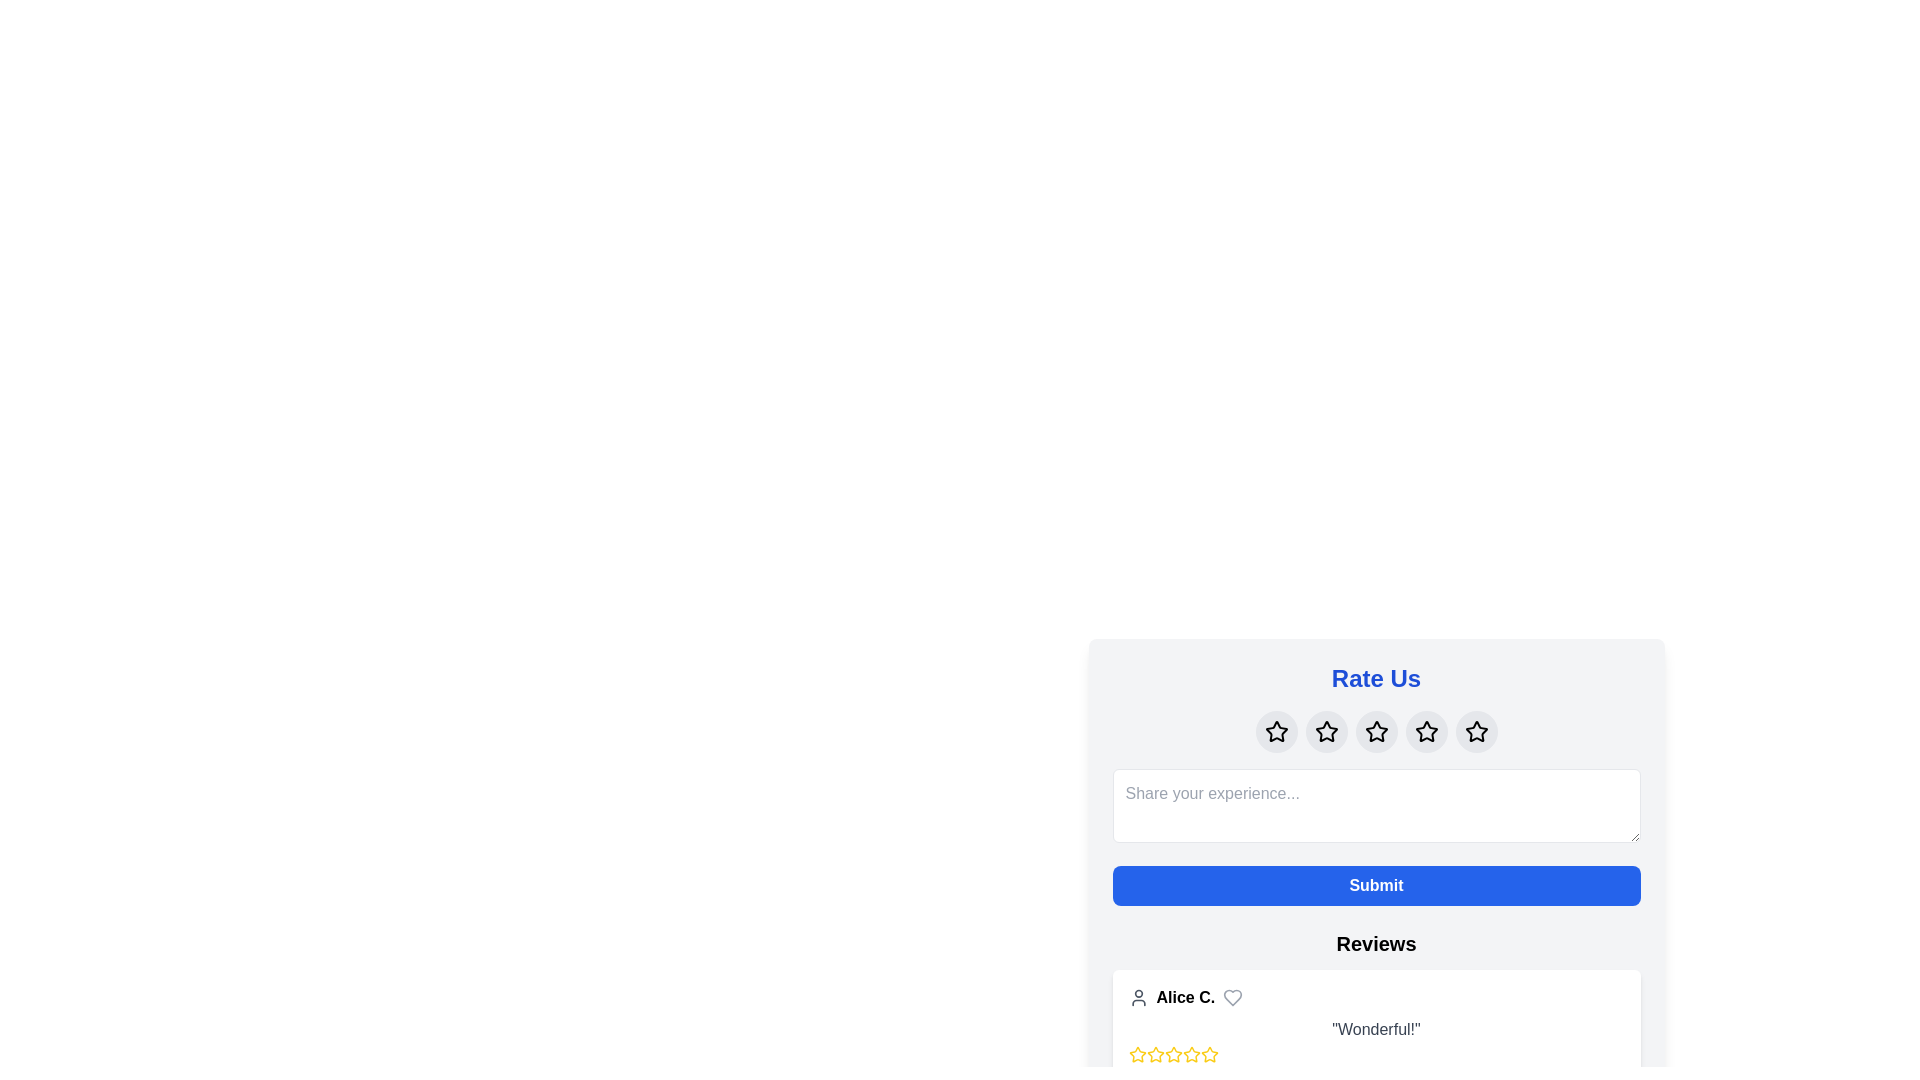 The image size is (1920, 1080). Describe the element at coordinates (1172, 1052) in the screenshot. I see `the first star-shaped icon, outlined in yellow and filled with white, located below the reviewer 'Alice C.' to interact and possibly alter the rating` at that location.